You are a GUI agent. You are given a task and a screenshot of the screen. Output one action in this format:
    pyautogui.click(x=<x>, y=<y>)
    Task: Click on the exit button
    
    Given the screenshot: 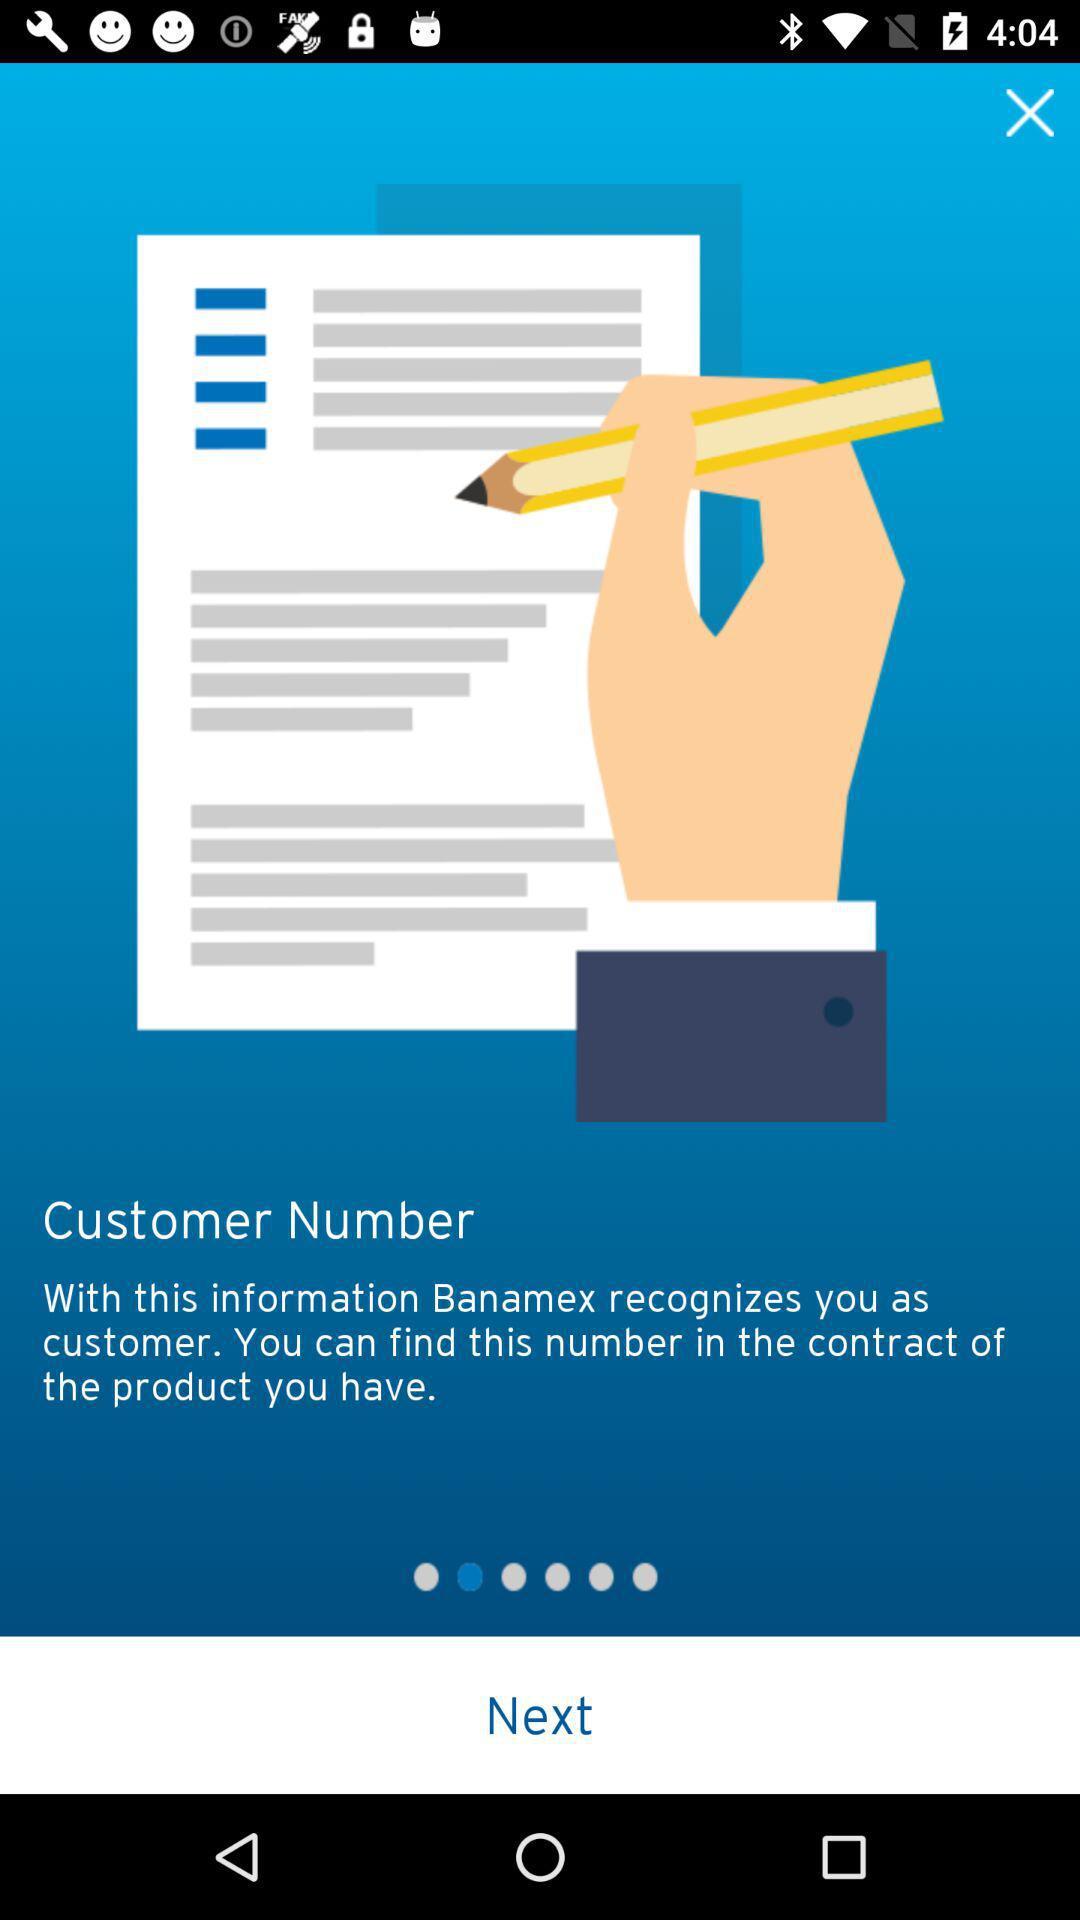 What is the action you would take?
    pyautogui.click(x=1030, y=111)
    